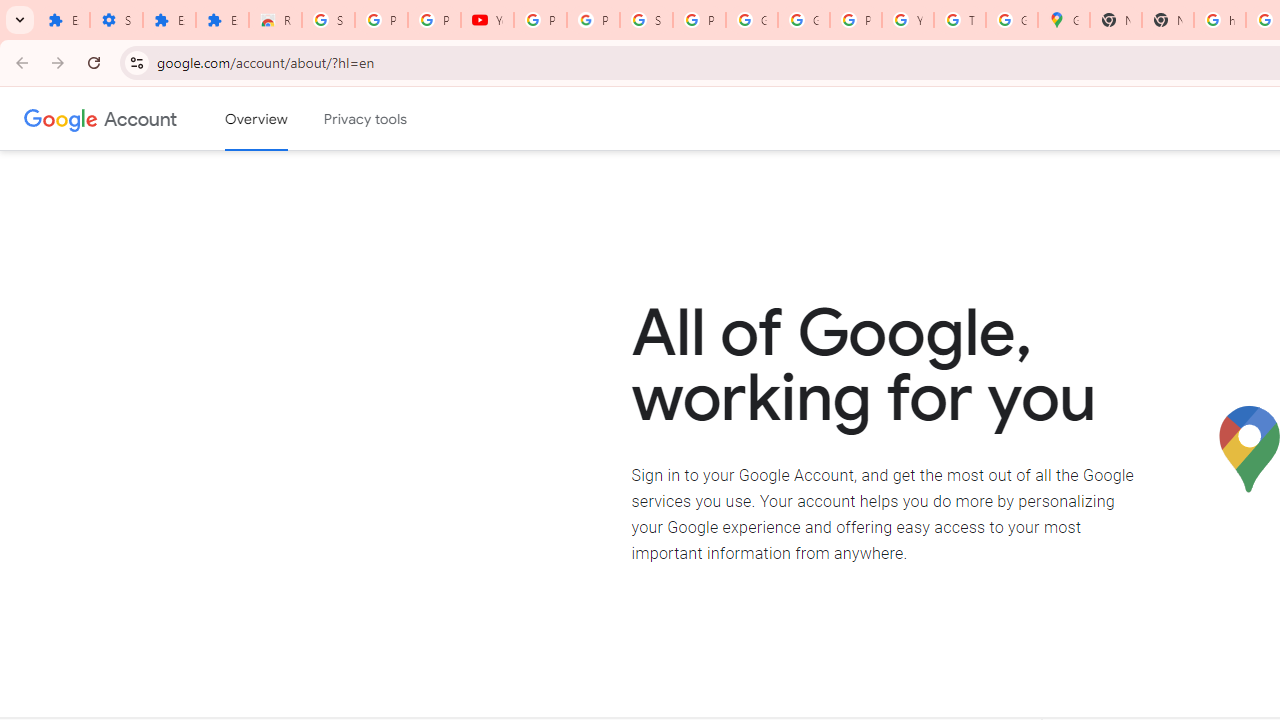  Describe the element at coordinates (366, 119) in the screenshot. I see `'Privacy tools'` at that location.